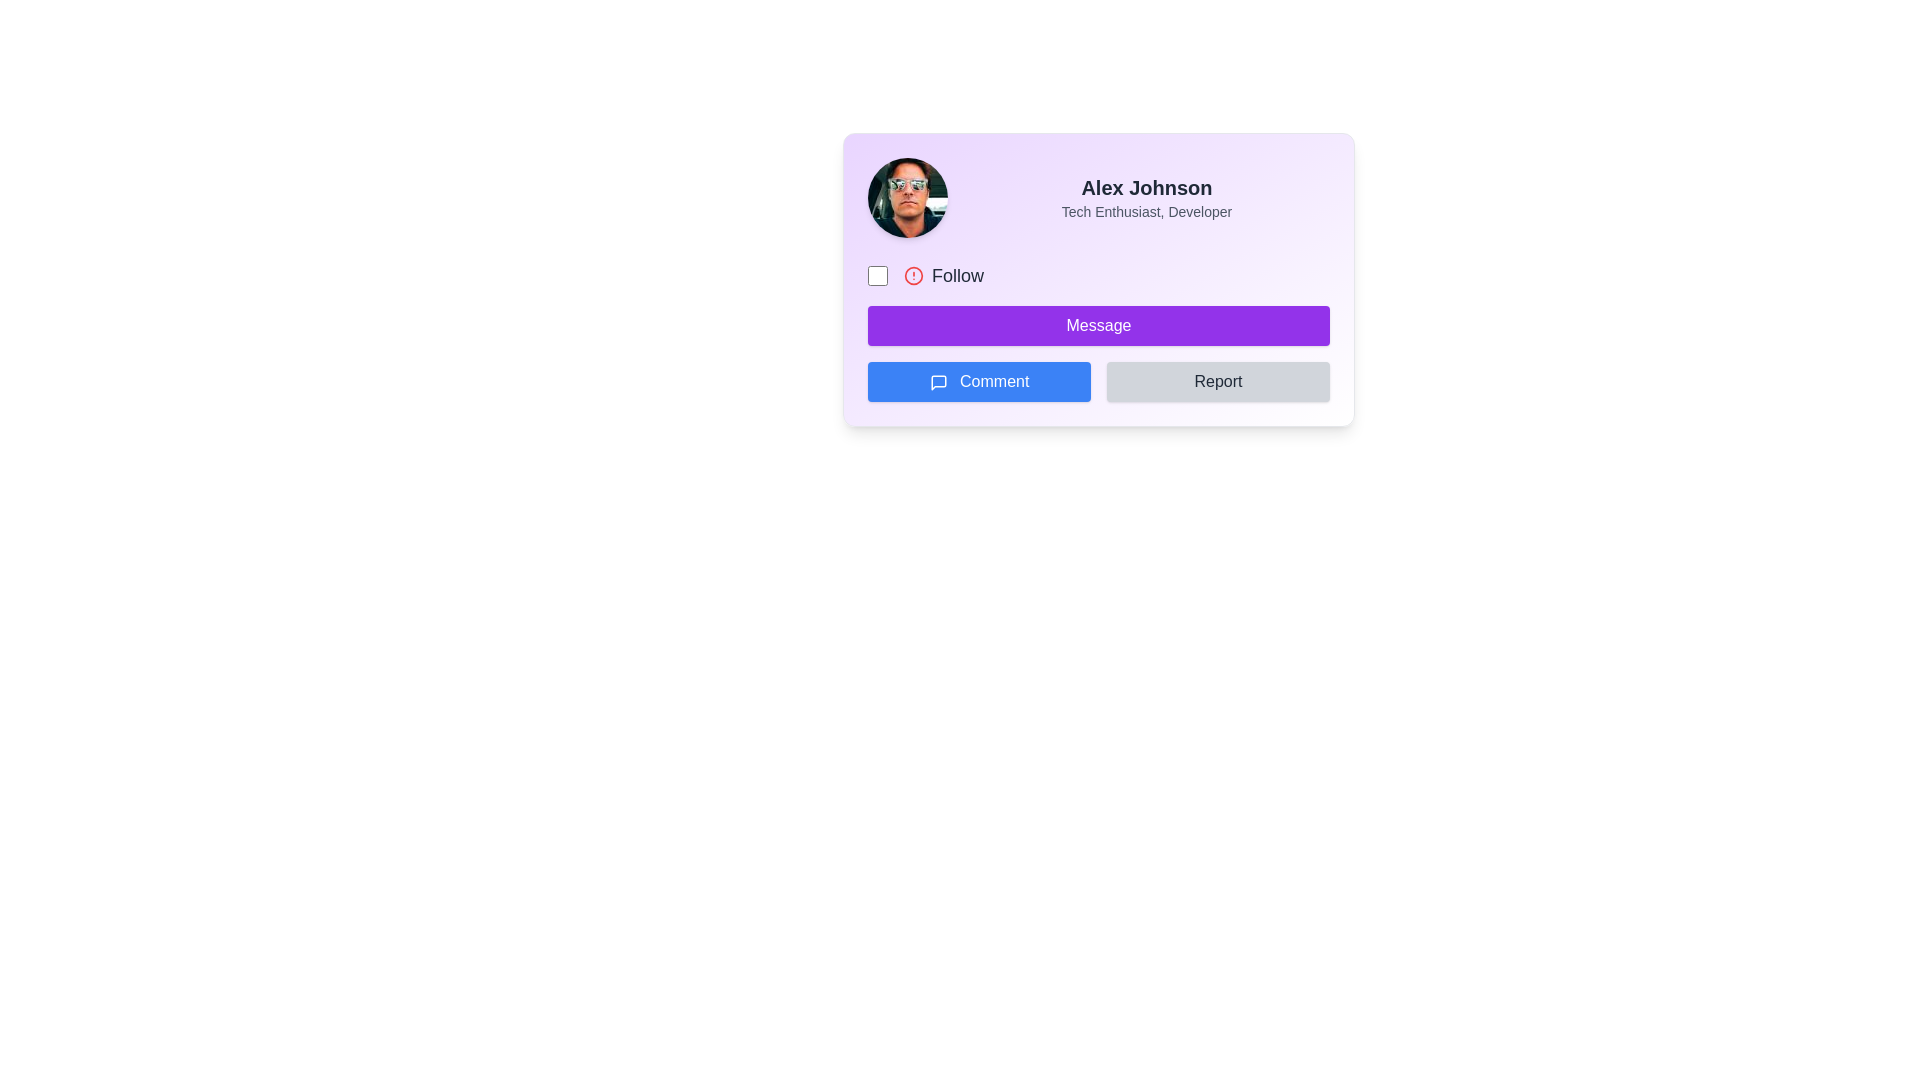 Image resolution: width=1920 pixels, height=1080 pixels. Describe the element at coordinates (906, 197) in the screenshot. I see `the circular avatar image displaying a profile picture of a person wearing sunglasses` at that location.